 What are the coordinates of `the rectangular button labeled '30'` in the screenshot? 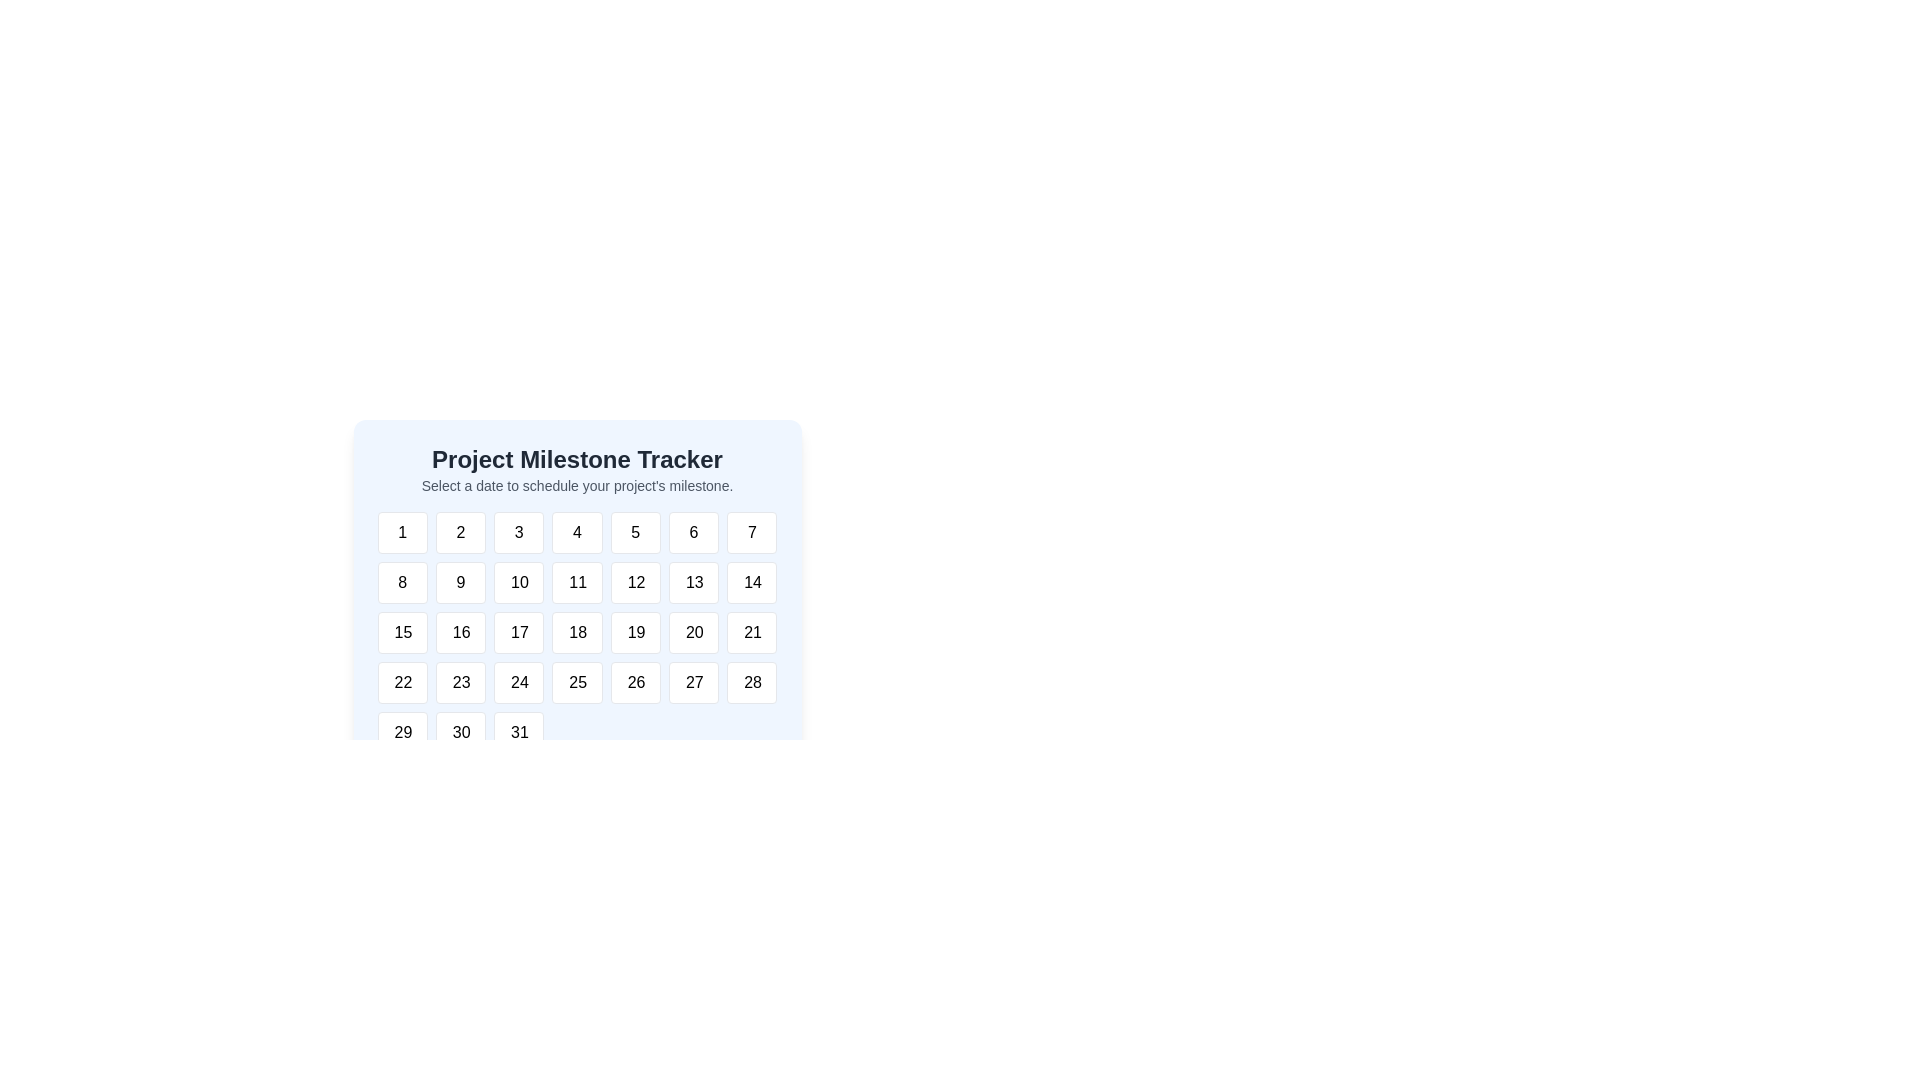 It's located at (459, 732).